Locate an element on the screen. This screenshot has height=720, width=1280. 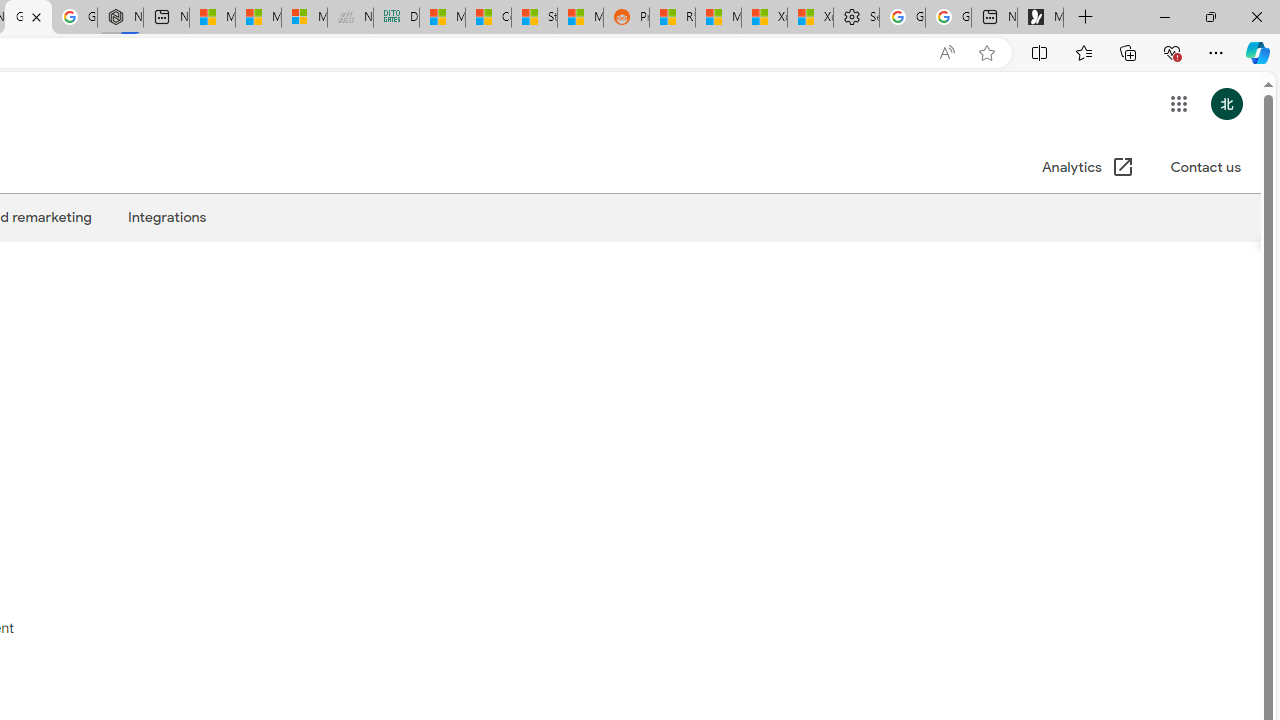
'Analytics (Open in a new window)' is located at coordinates (1087, 167).